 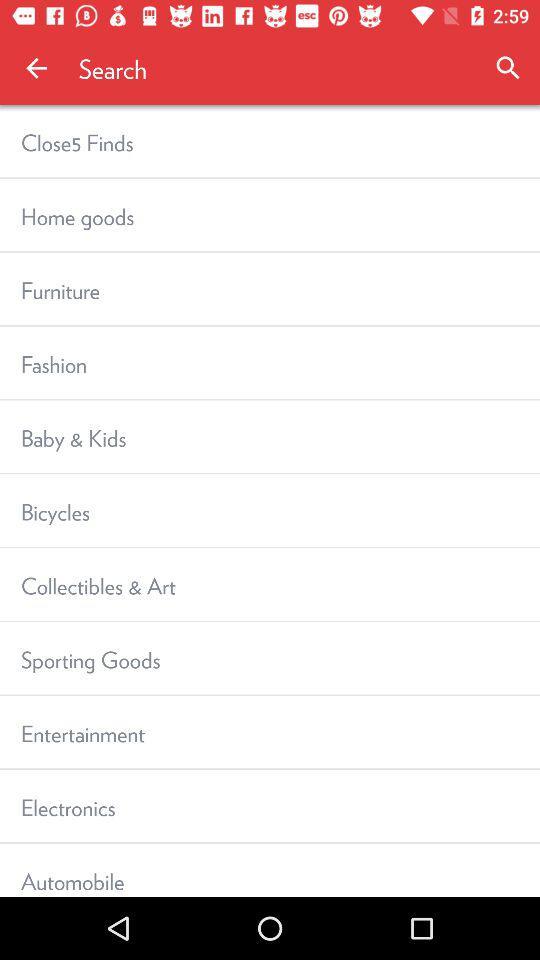 I want to click on icon to the left of the search app, so click(x=36, y=68).